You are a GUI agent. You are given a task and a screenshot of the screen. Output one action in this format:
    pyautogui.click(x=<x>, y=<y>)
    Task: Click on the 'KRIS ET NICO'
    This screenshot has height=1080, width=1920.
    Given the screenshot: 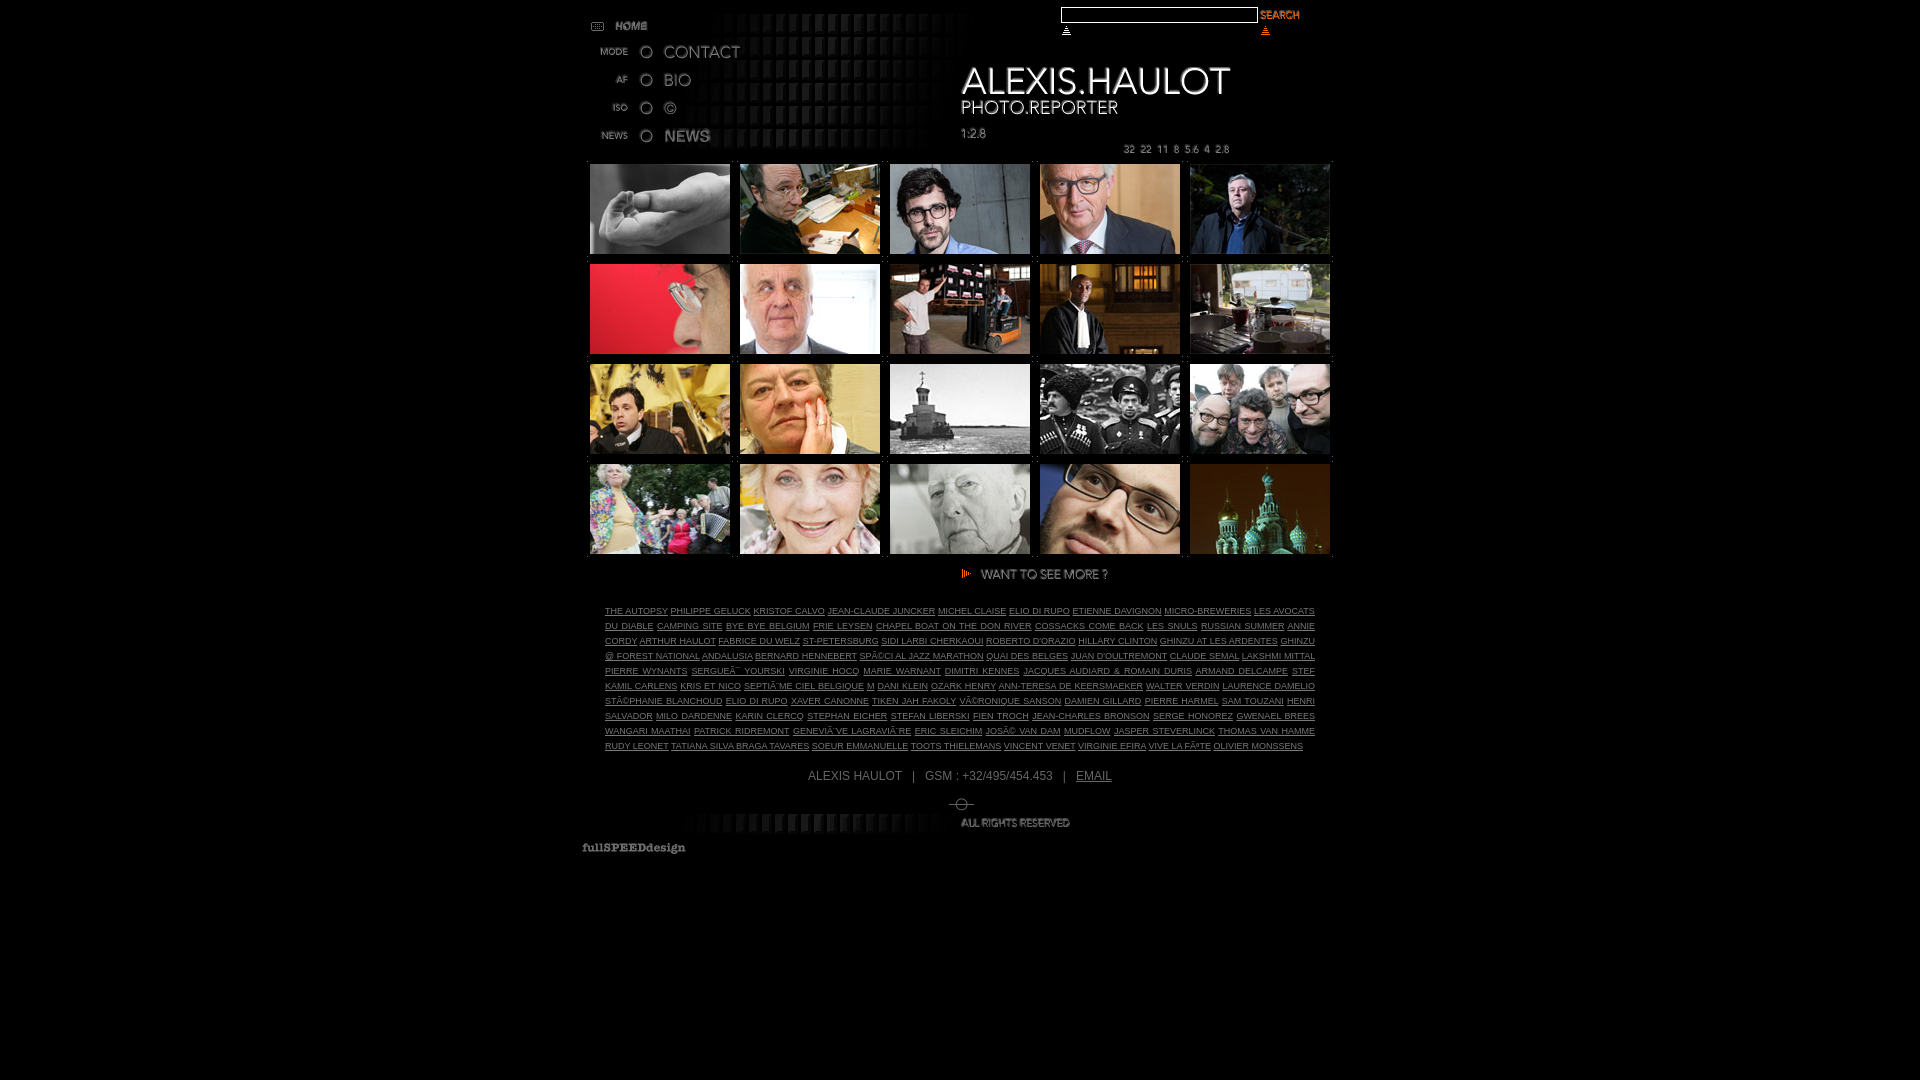 What is the action you would take?
    pyautogui.click(x=710, y=685)
    